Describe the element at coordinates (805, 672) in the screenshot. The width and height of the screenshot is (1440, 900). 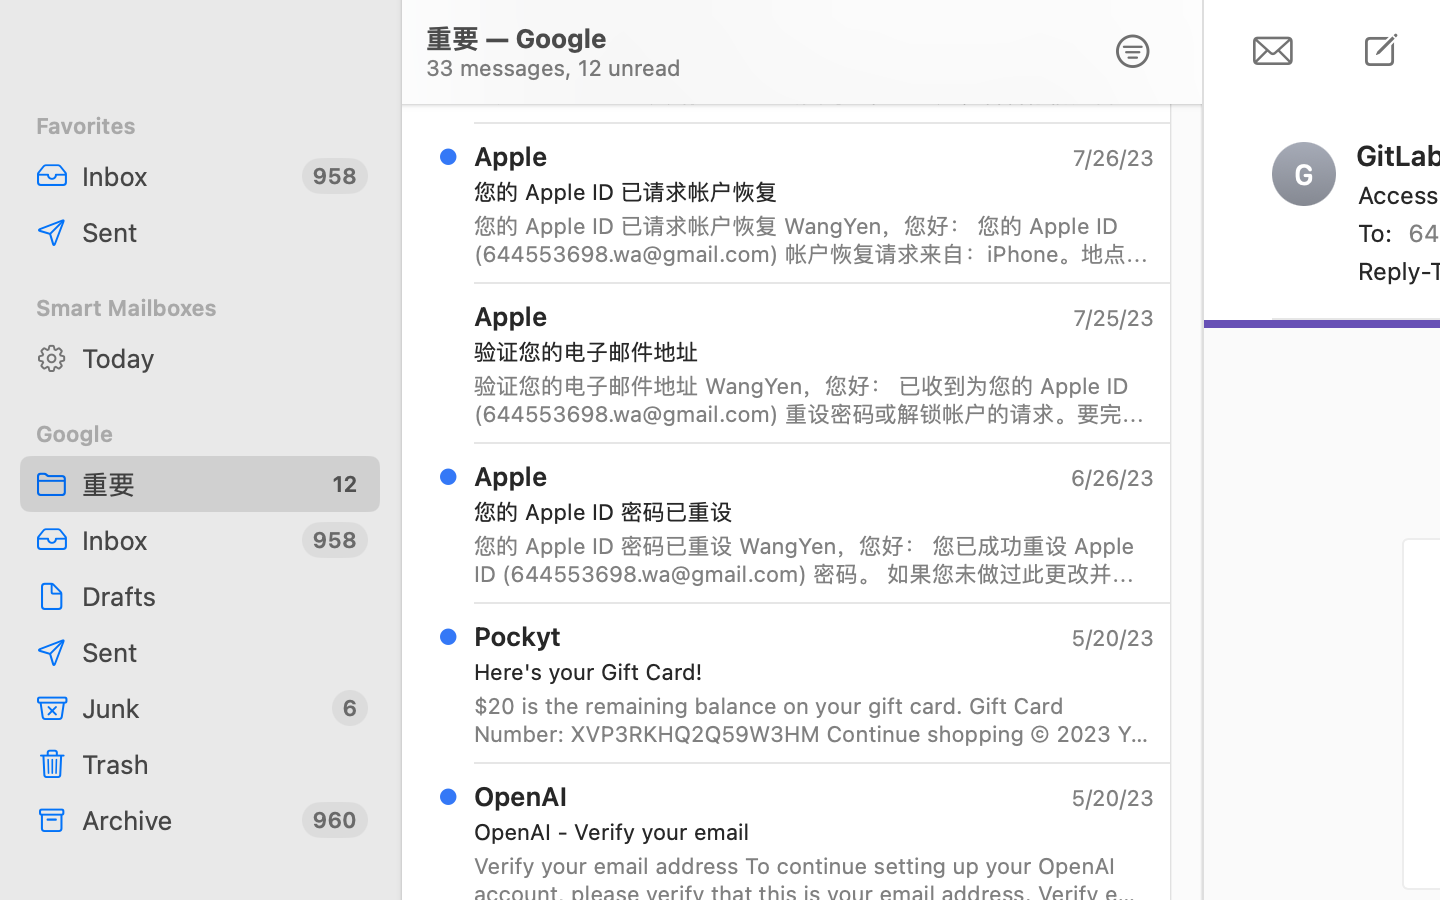
I see `'Here'` at that location.